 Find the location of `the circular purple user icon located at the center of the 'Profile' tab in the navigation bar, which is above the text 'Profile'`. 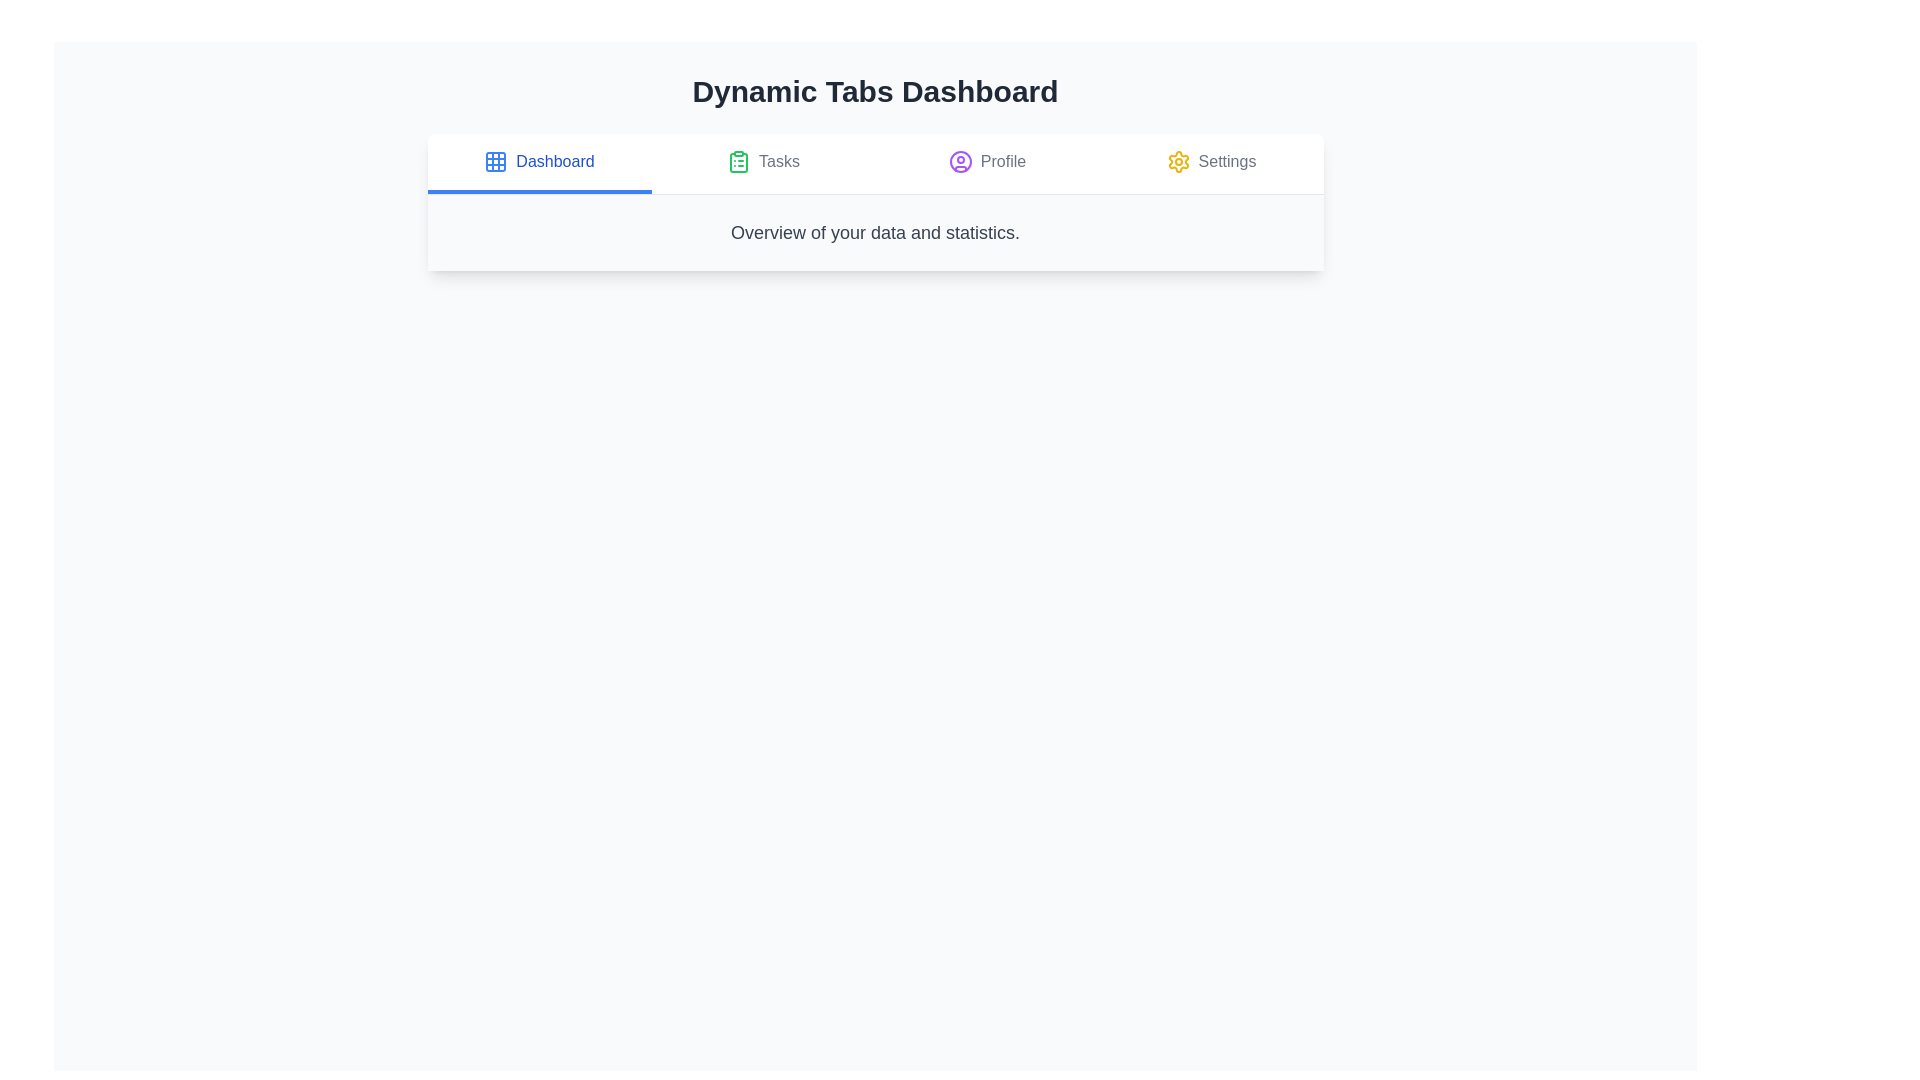

the circular purple user icon located at the center of the 'Profile' tab in the navigation bar, which is above the text 'Profile' is located at coordinates (960, 161).